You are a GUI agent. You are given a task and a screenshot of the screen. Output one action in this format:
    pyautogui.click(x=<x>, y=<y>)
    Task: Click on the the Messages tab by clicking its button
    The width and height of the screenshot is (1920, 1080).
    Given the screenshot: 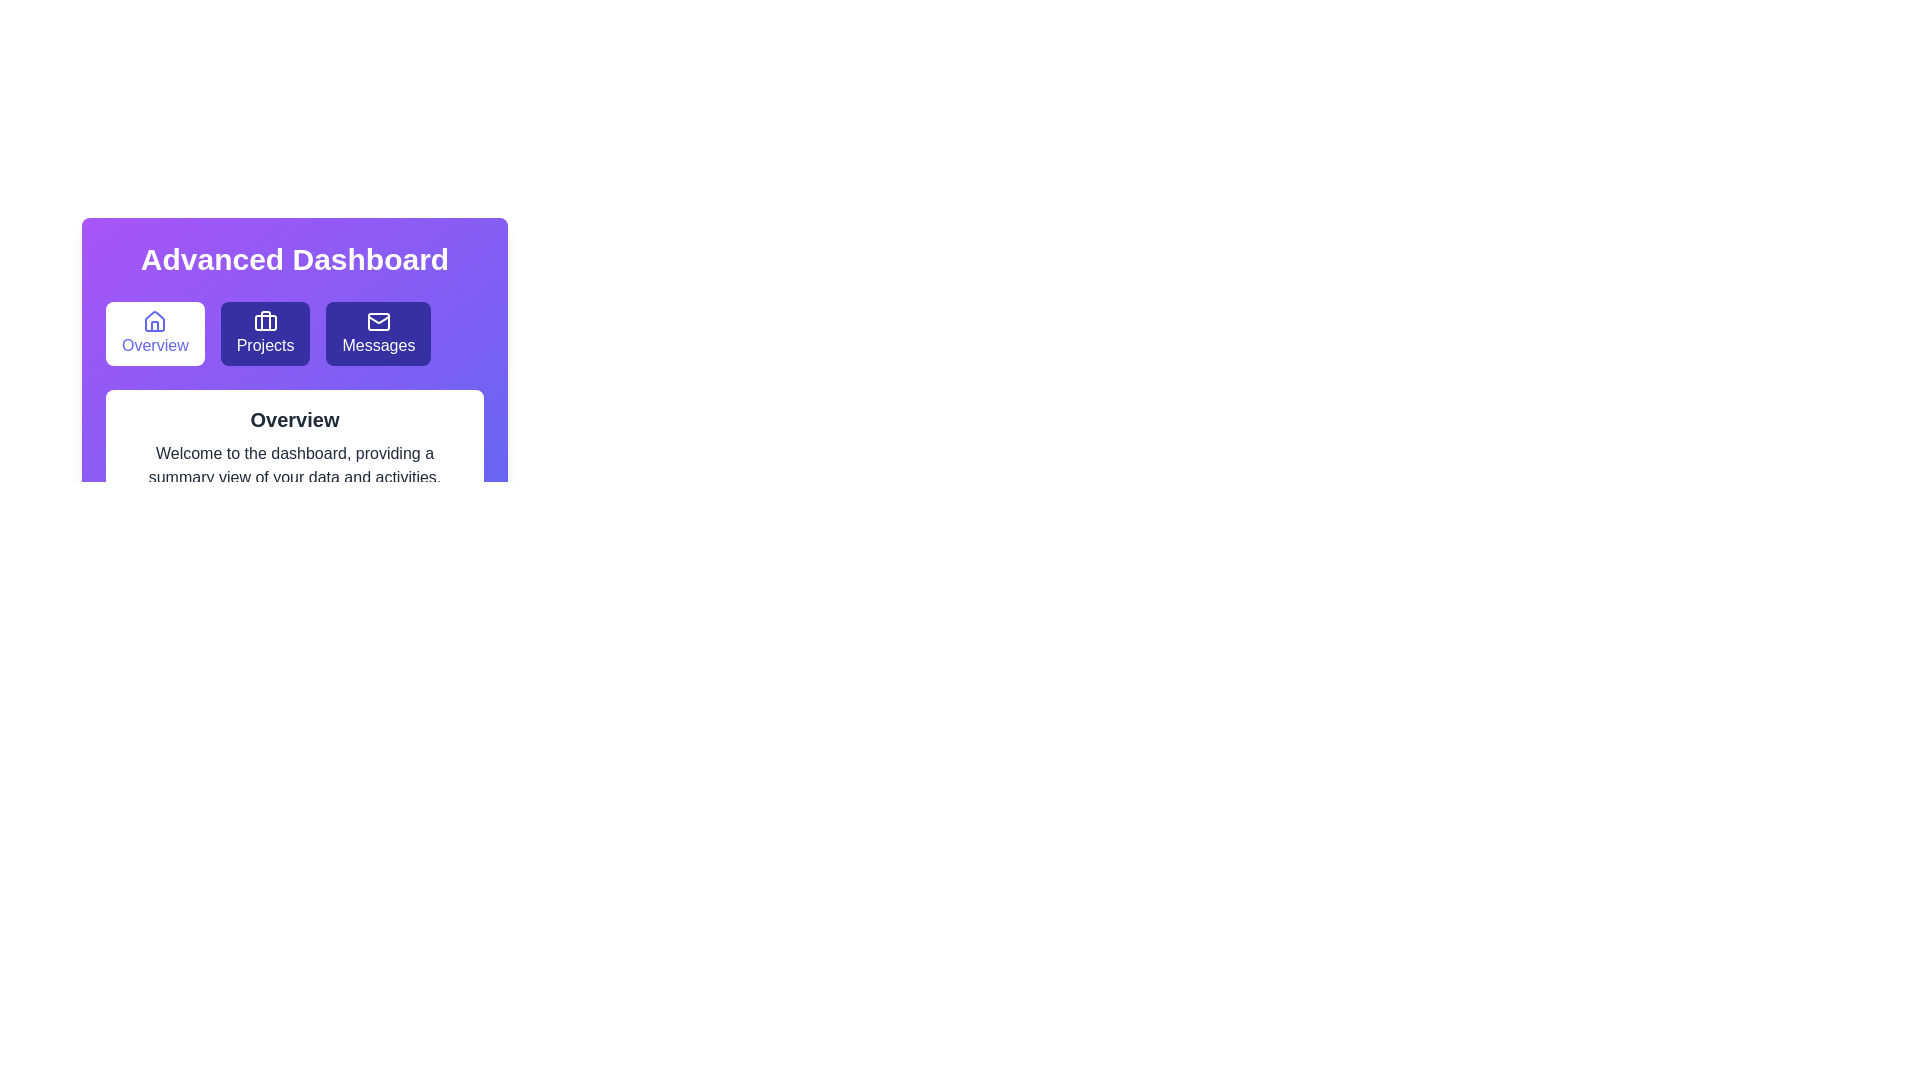 What is the action you would take?
    pyautogui.click(x=379, y=333)
    